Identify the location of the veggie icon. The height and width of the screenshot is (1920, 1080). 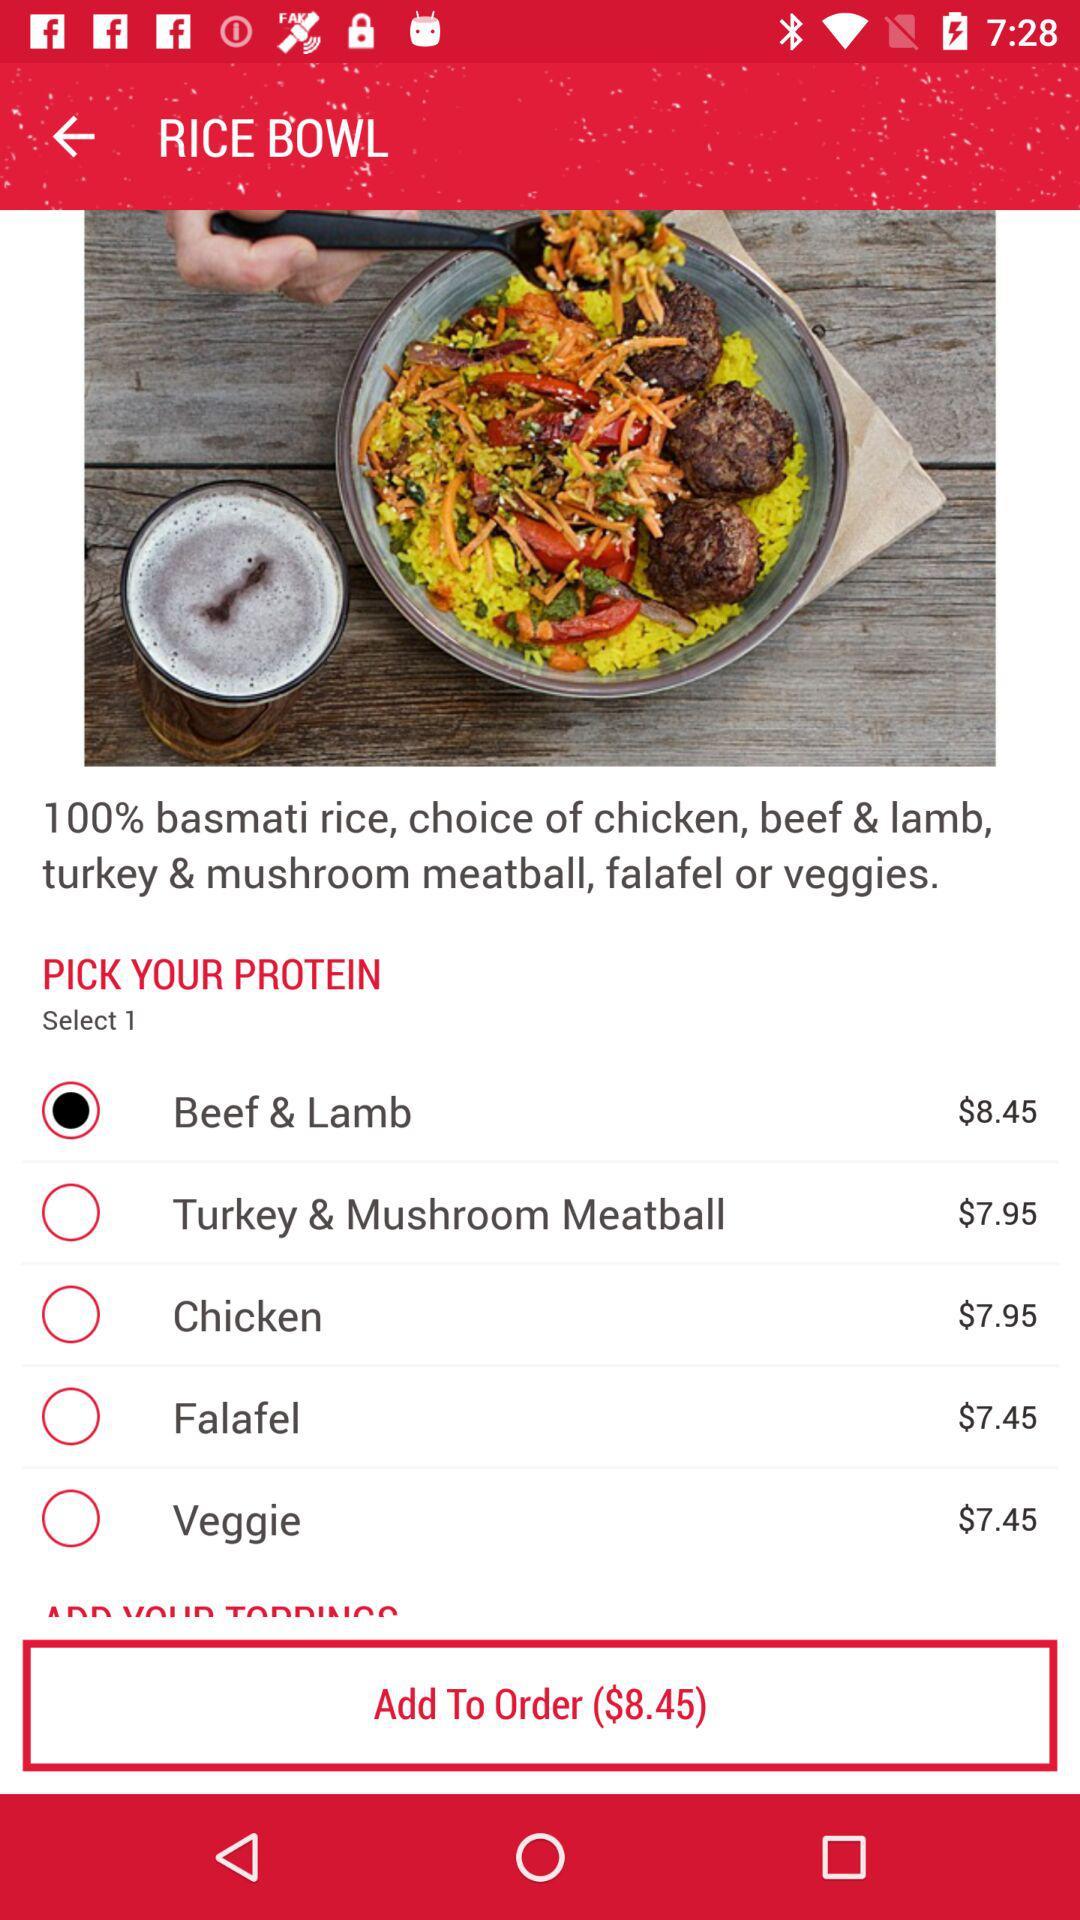
(554, 1518).